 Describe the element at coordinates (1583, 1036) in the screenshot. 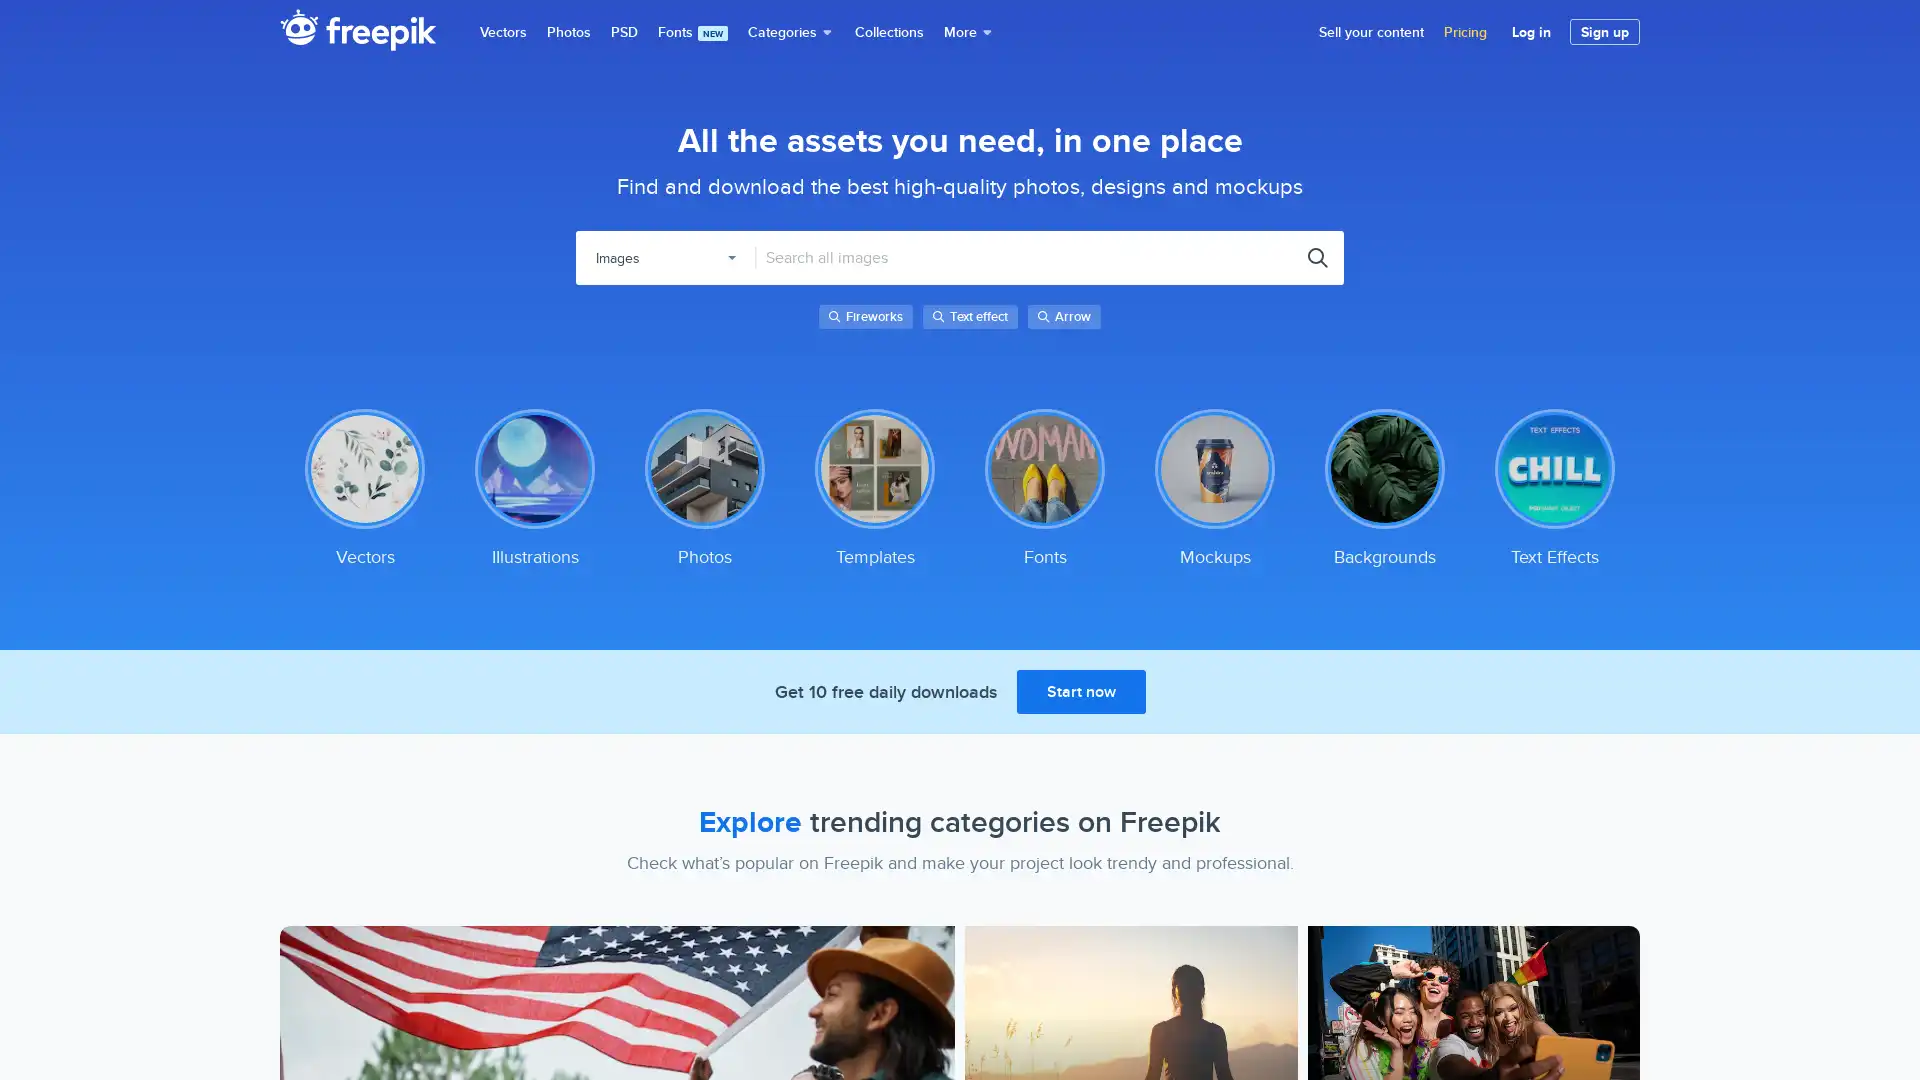

I see `Accept Cookies` at that location.